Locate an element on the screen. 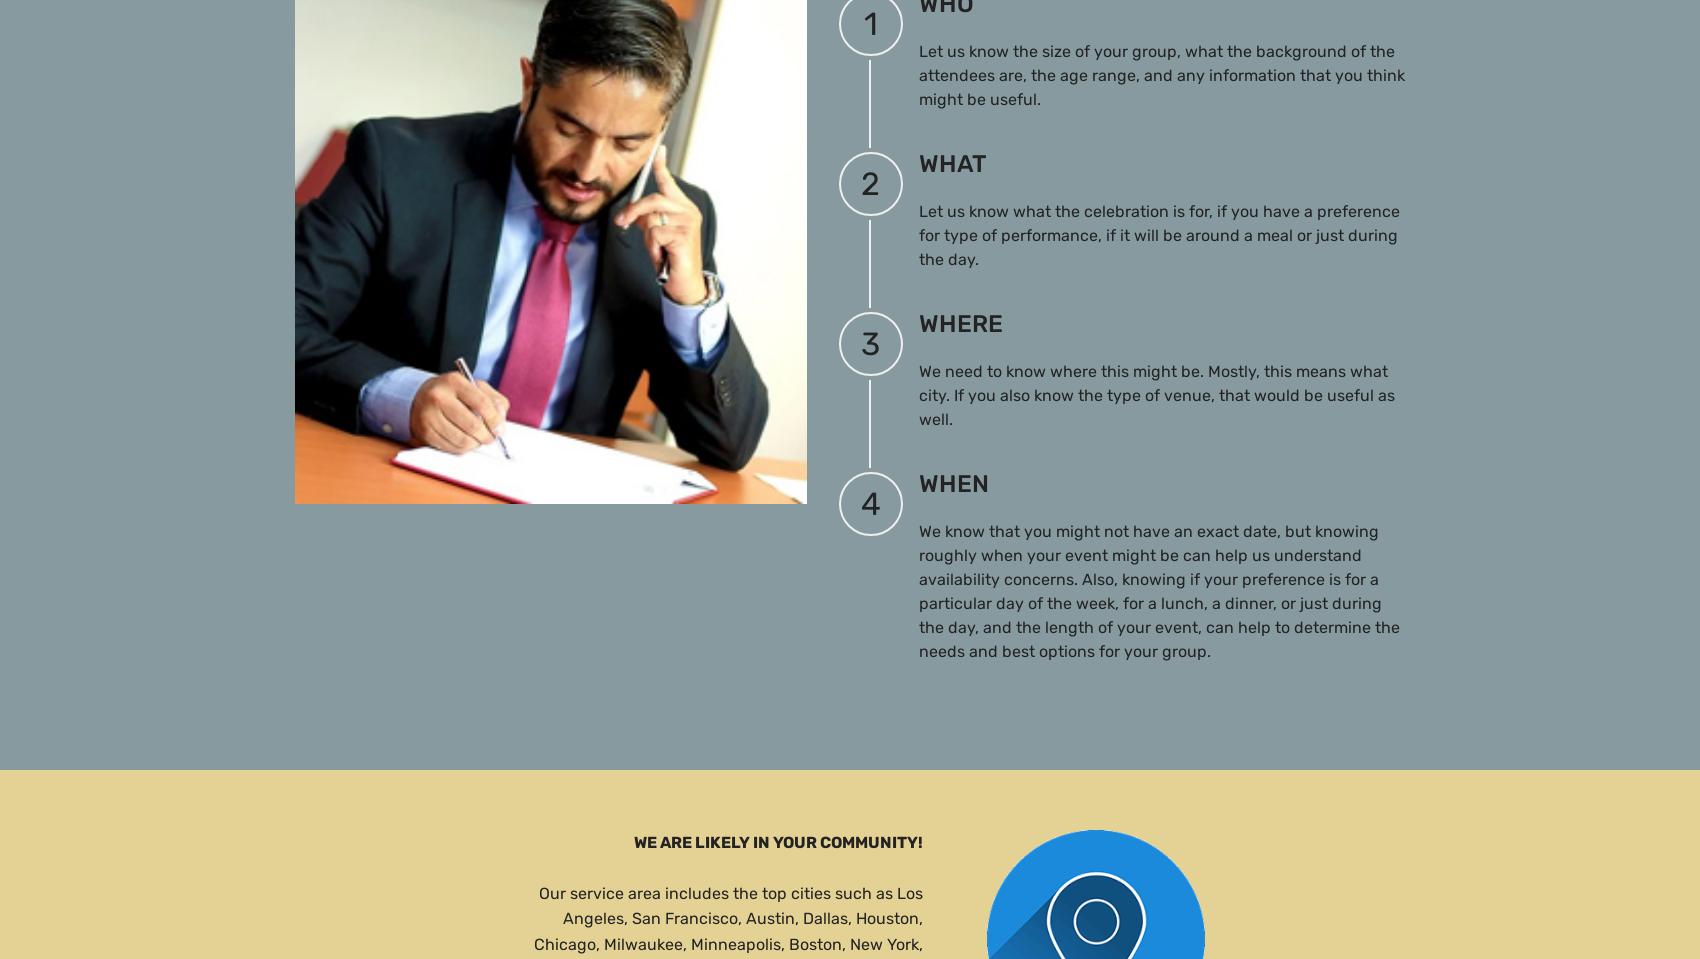 The height and width of the screenshot is (959, 1700). '1' is located at coordinates (870, 22).